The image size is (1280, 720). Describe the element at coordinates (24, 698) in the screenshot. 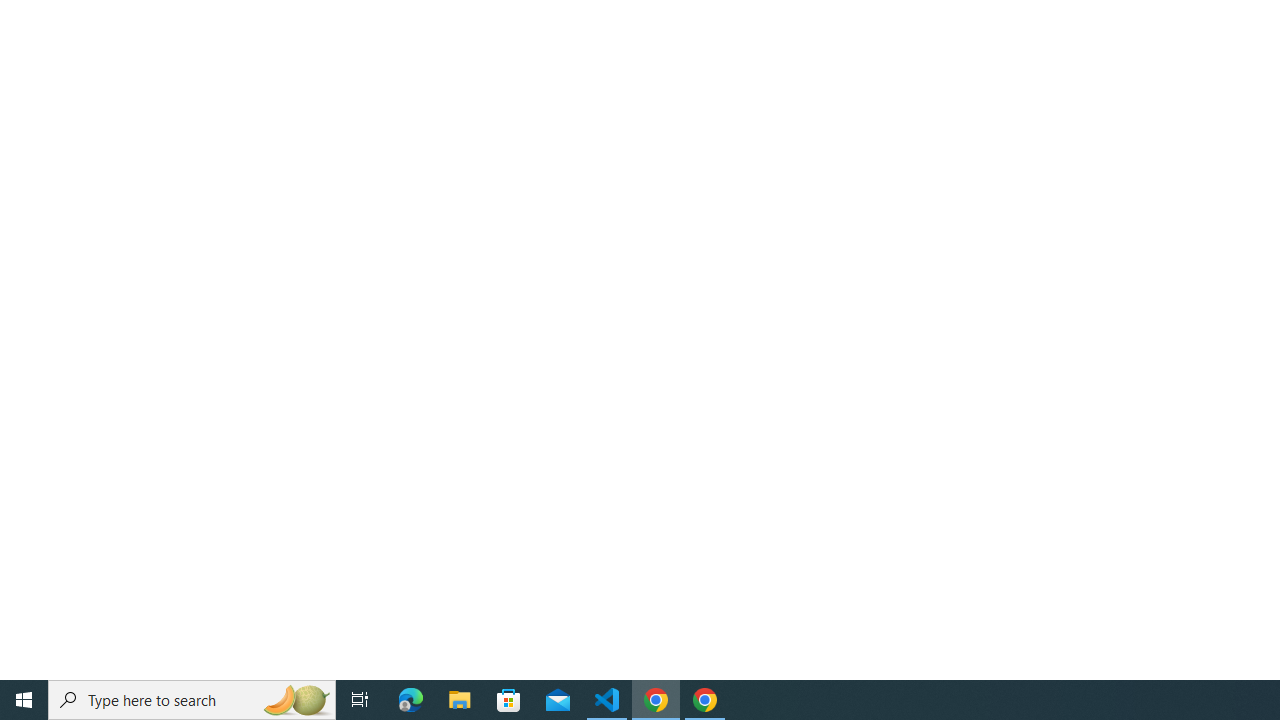

I see `'Start'` at that location.